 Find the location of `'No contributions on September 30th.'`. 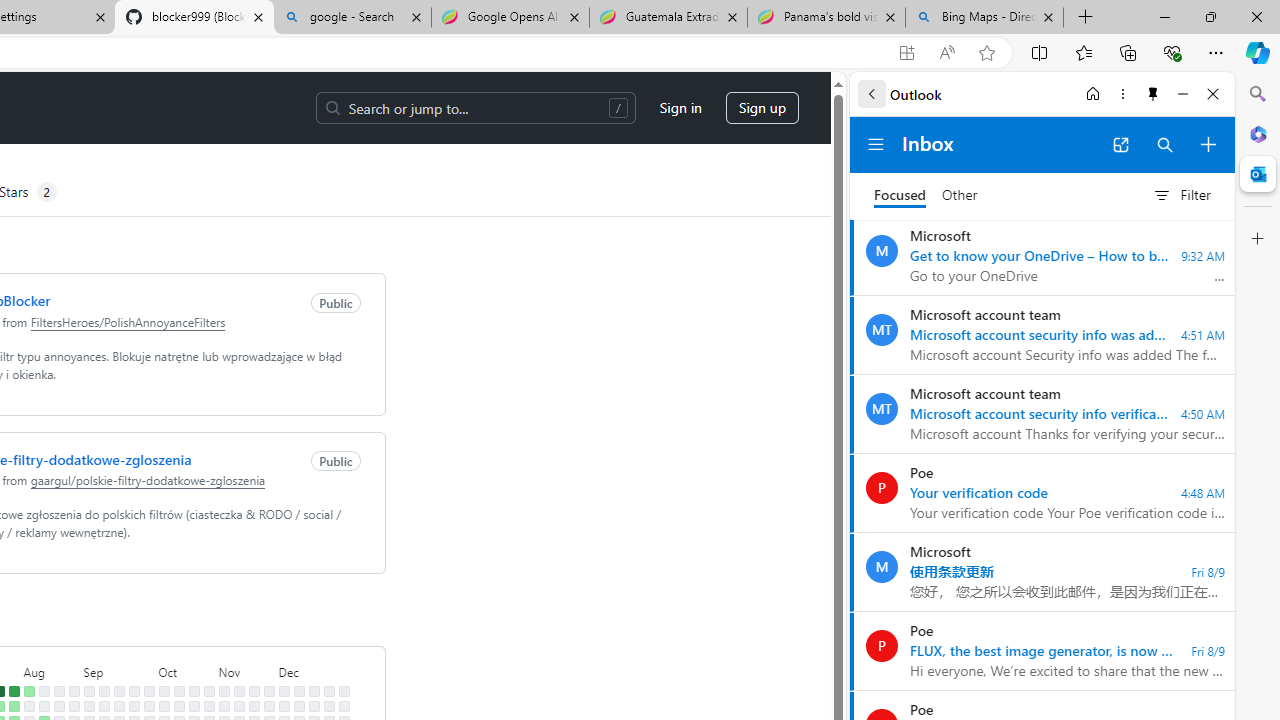

'No contributions on September 30th.' is located at coordinates (148, 705).